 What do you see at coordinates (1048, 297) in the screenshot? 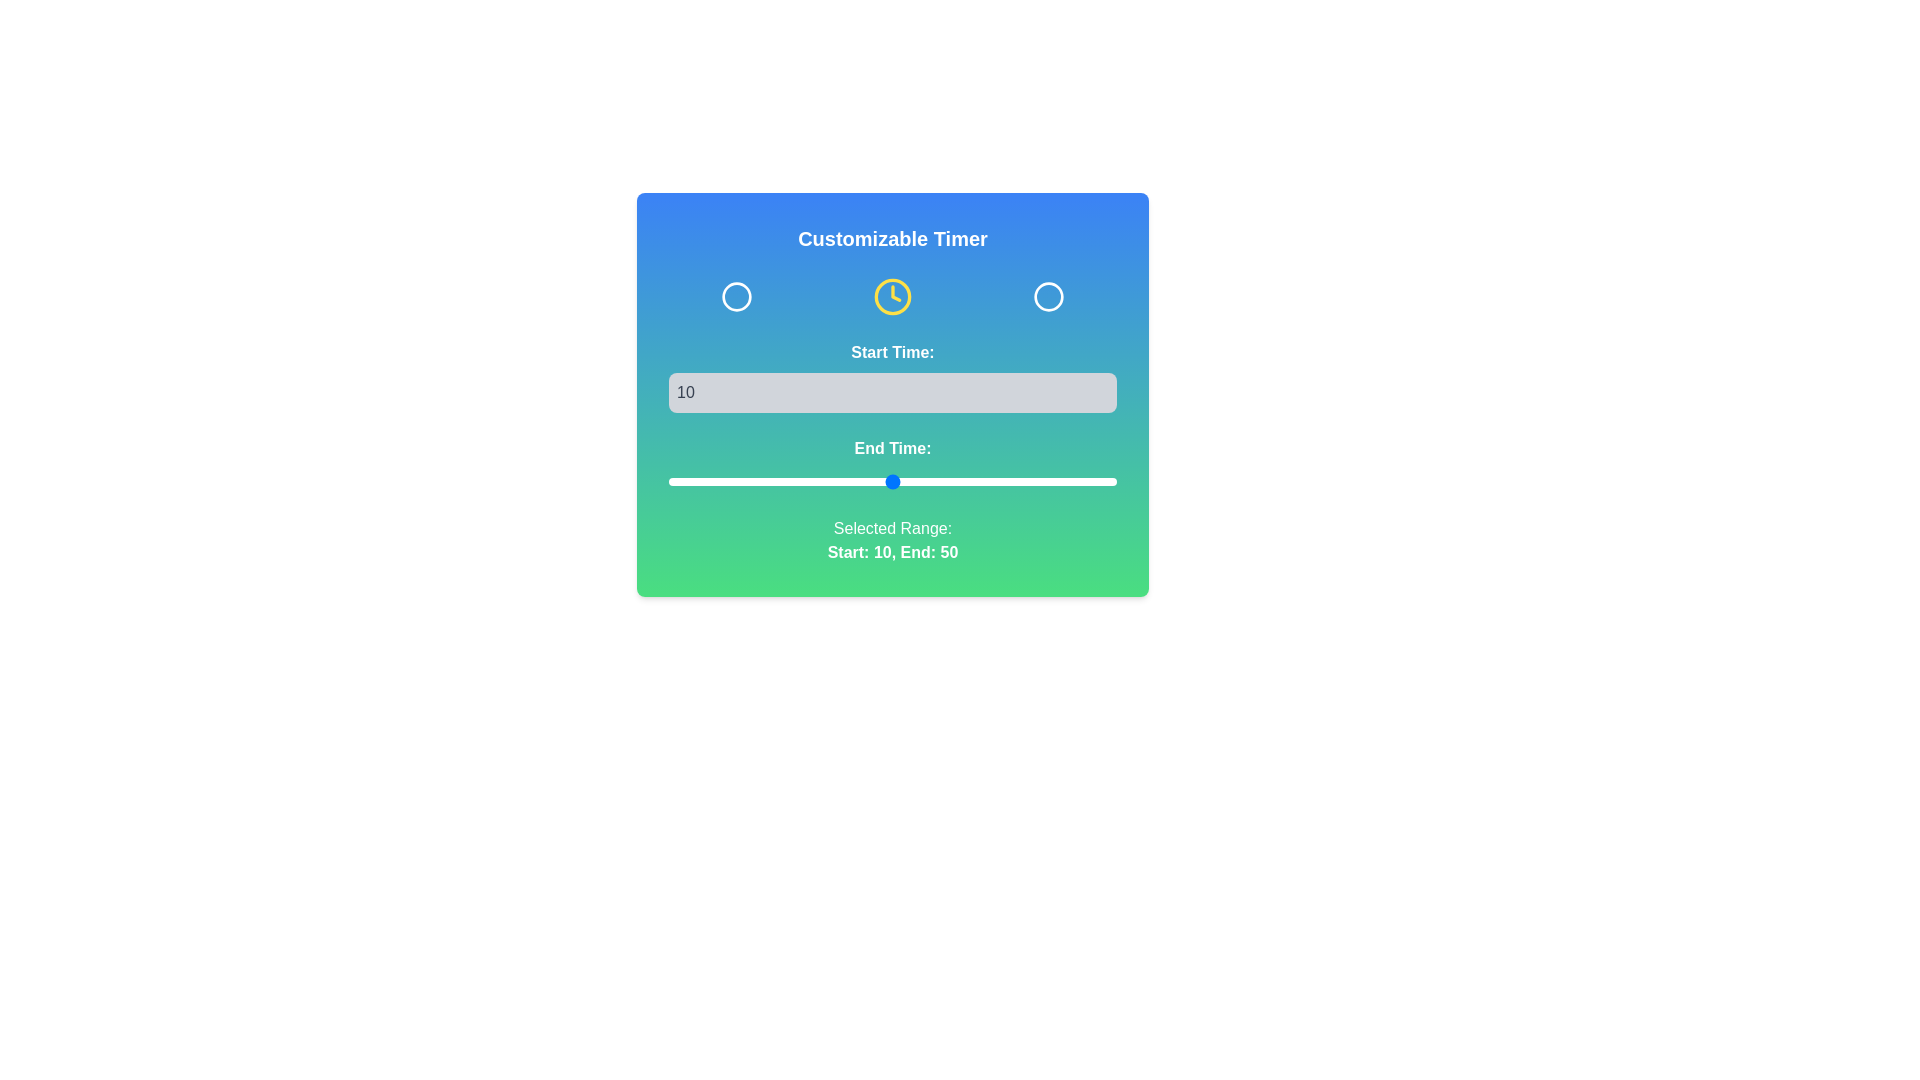
I see `the circular SVG element located on the right-hand side of a toolbar, which has a thin transparent outline and is the rightmost icon in a row of three circular icons` at bounding box center [1048, 297].